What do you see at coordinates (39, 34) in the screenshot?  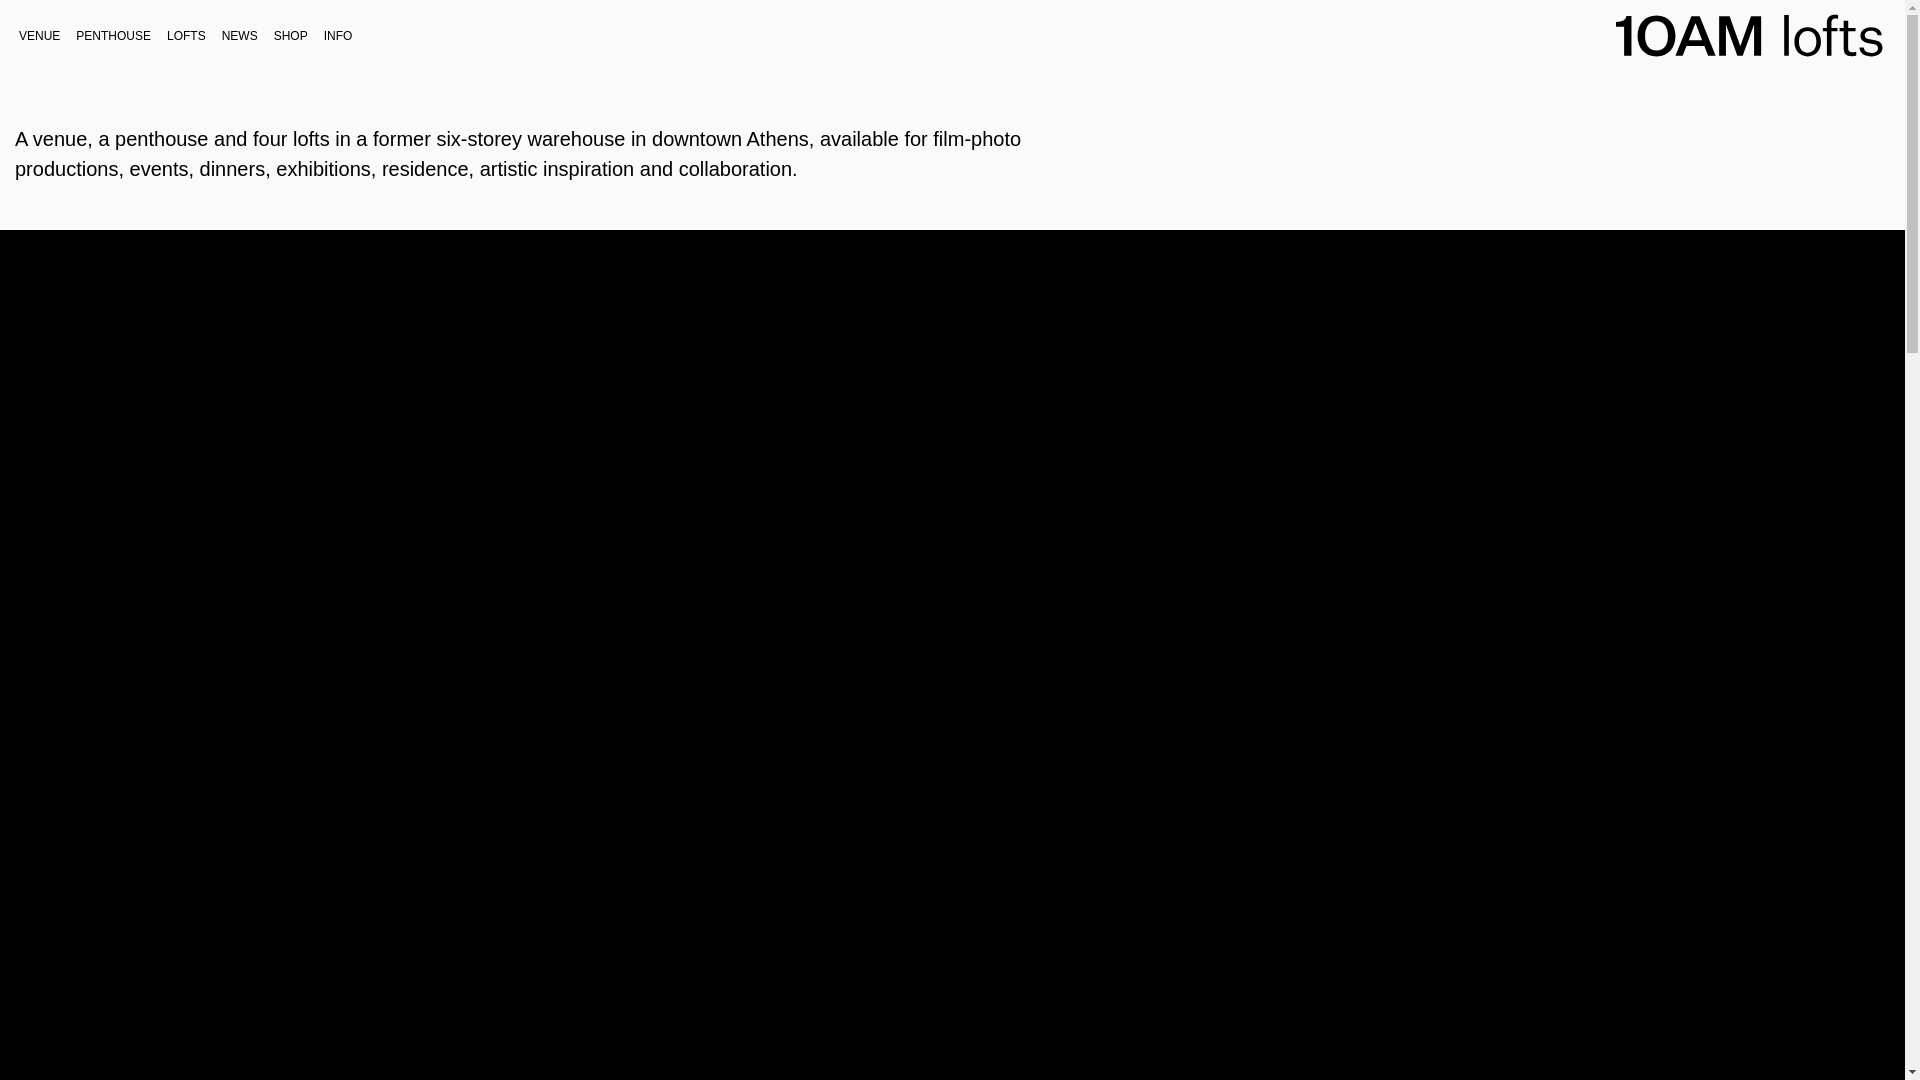 I see `'VENUE'` at bounding box center [39, 34].